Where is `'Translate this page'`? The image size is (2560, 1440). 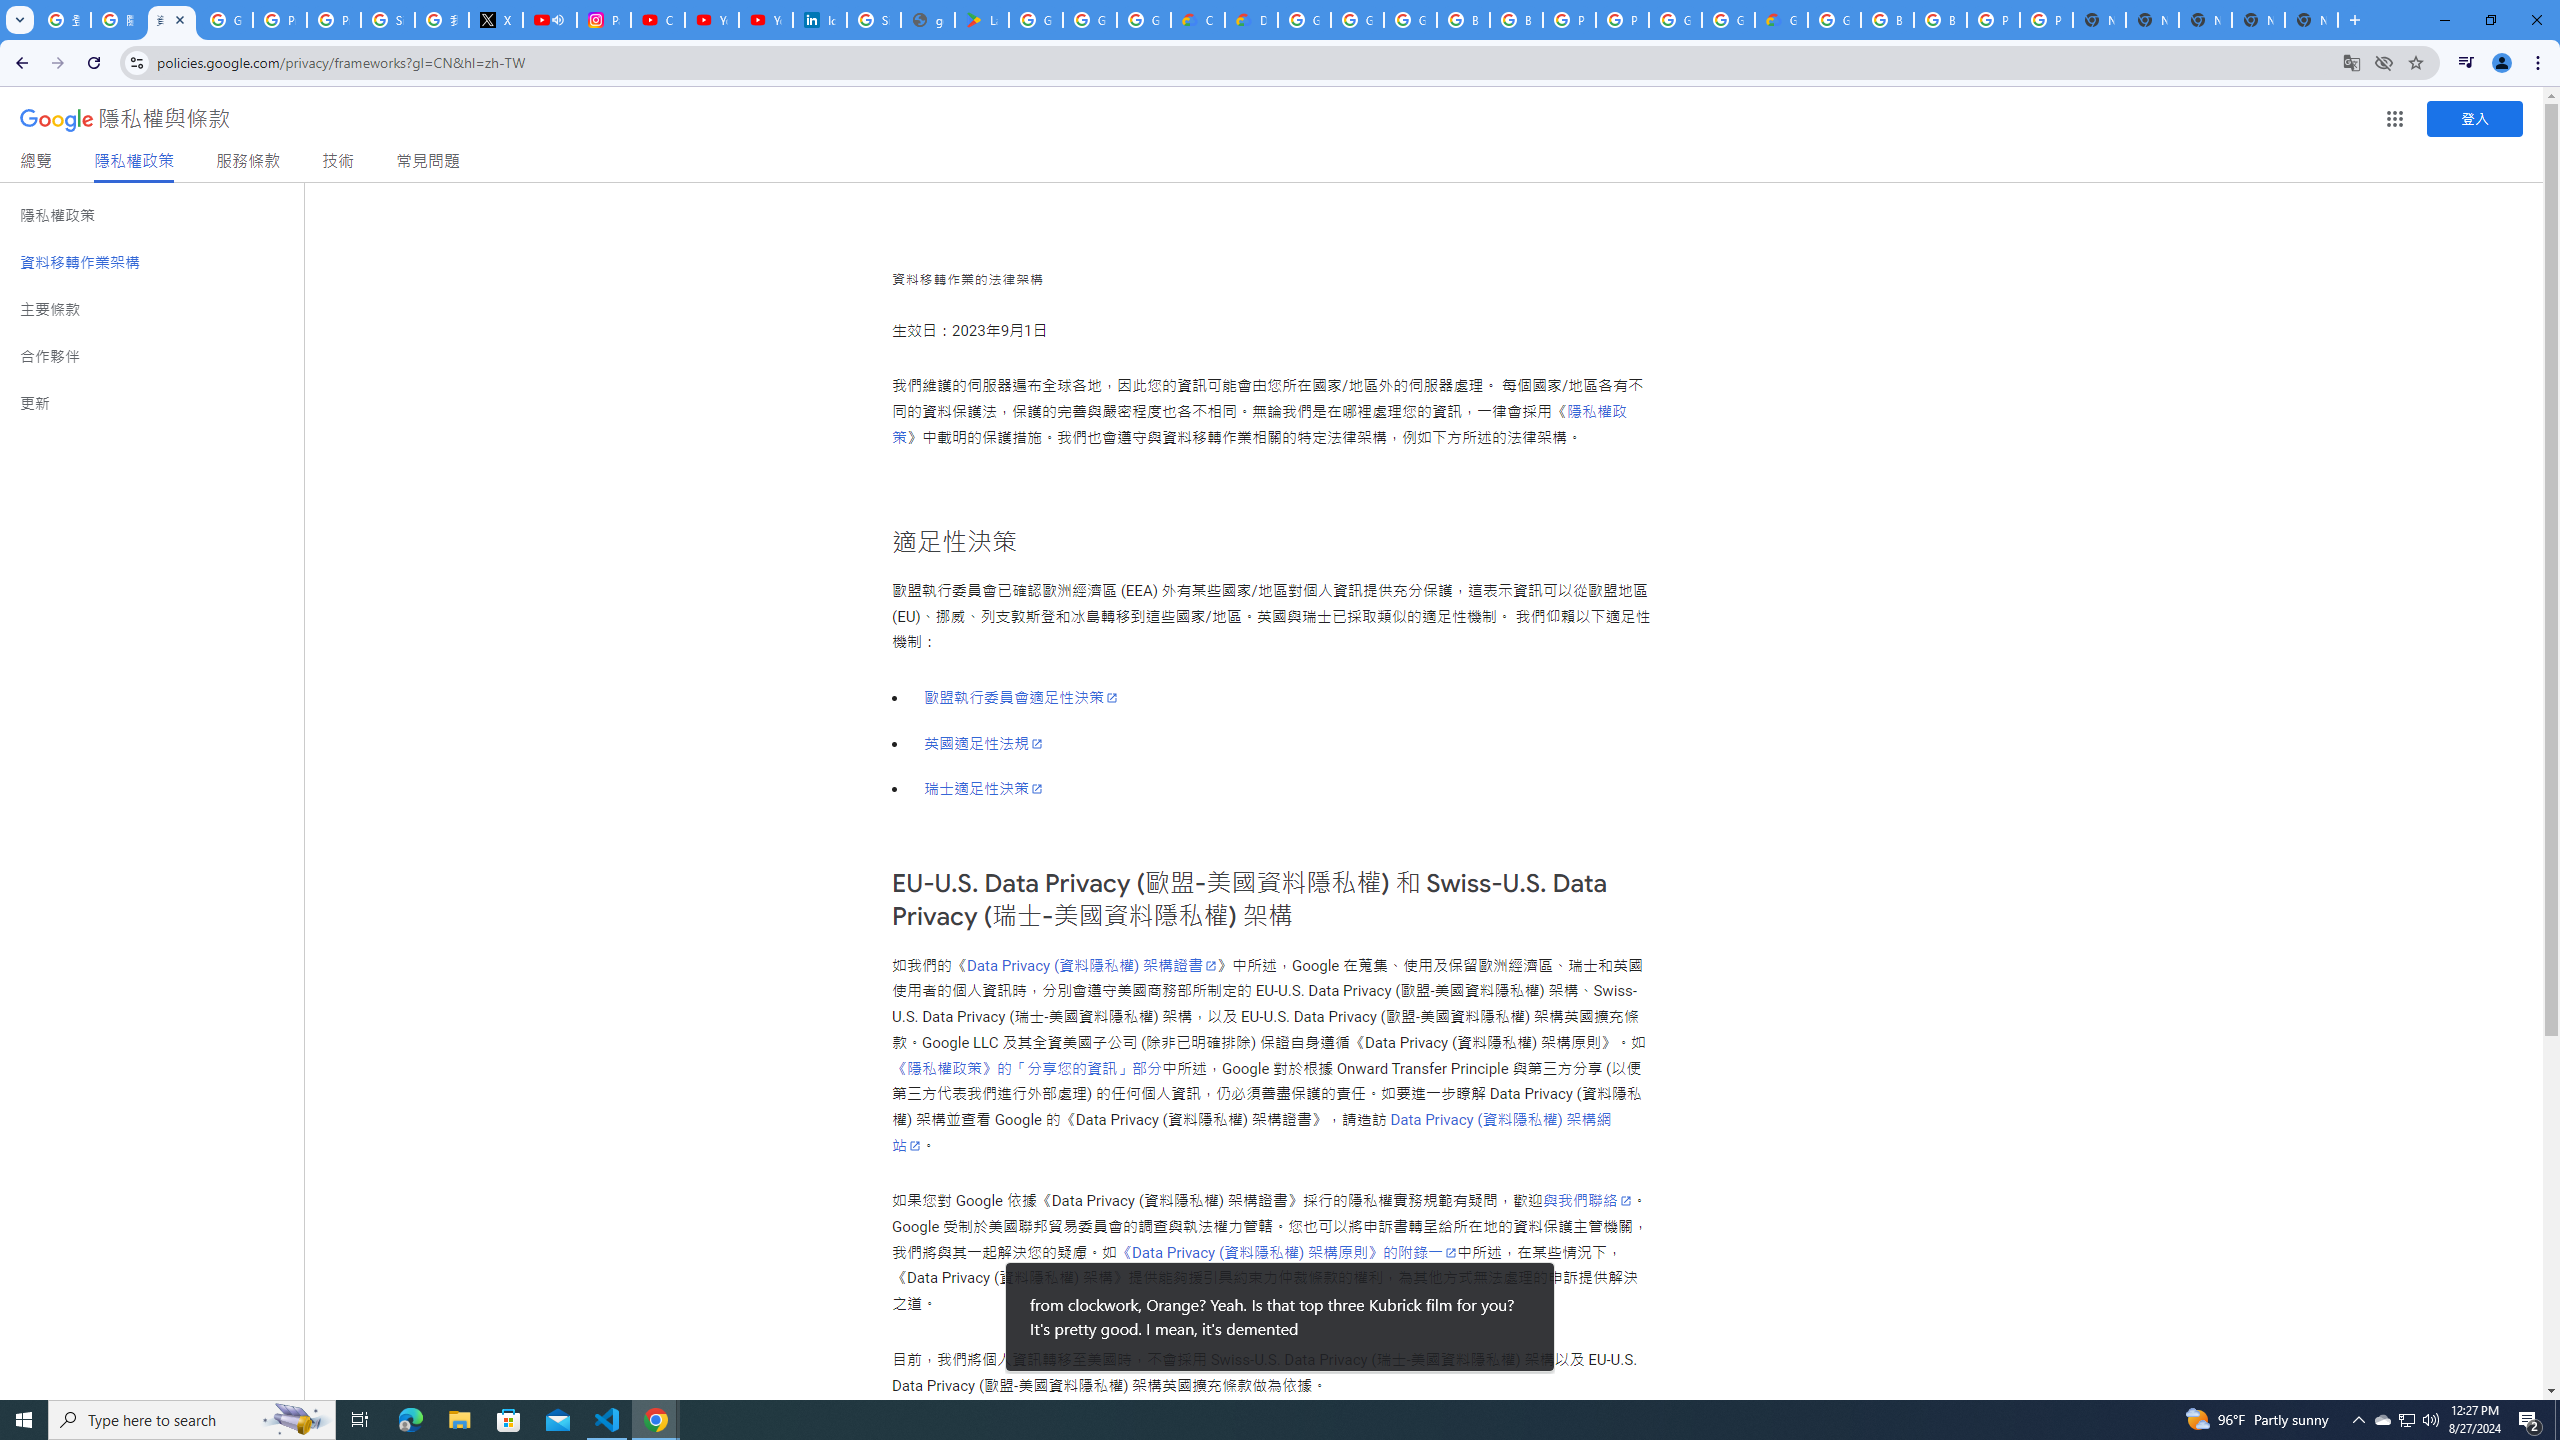 'Translate this page' is located at coordinates (2351, 61).